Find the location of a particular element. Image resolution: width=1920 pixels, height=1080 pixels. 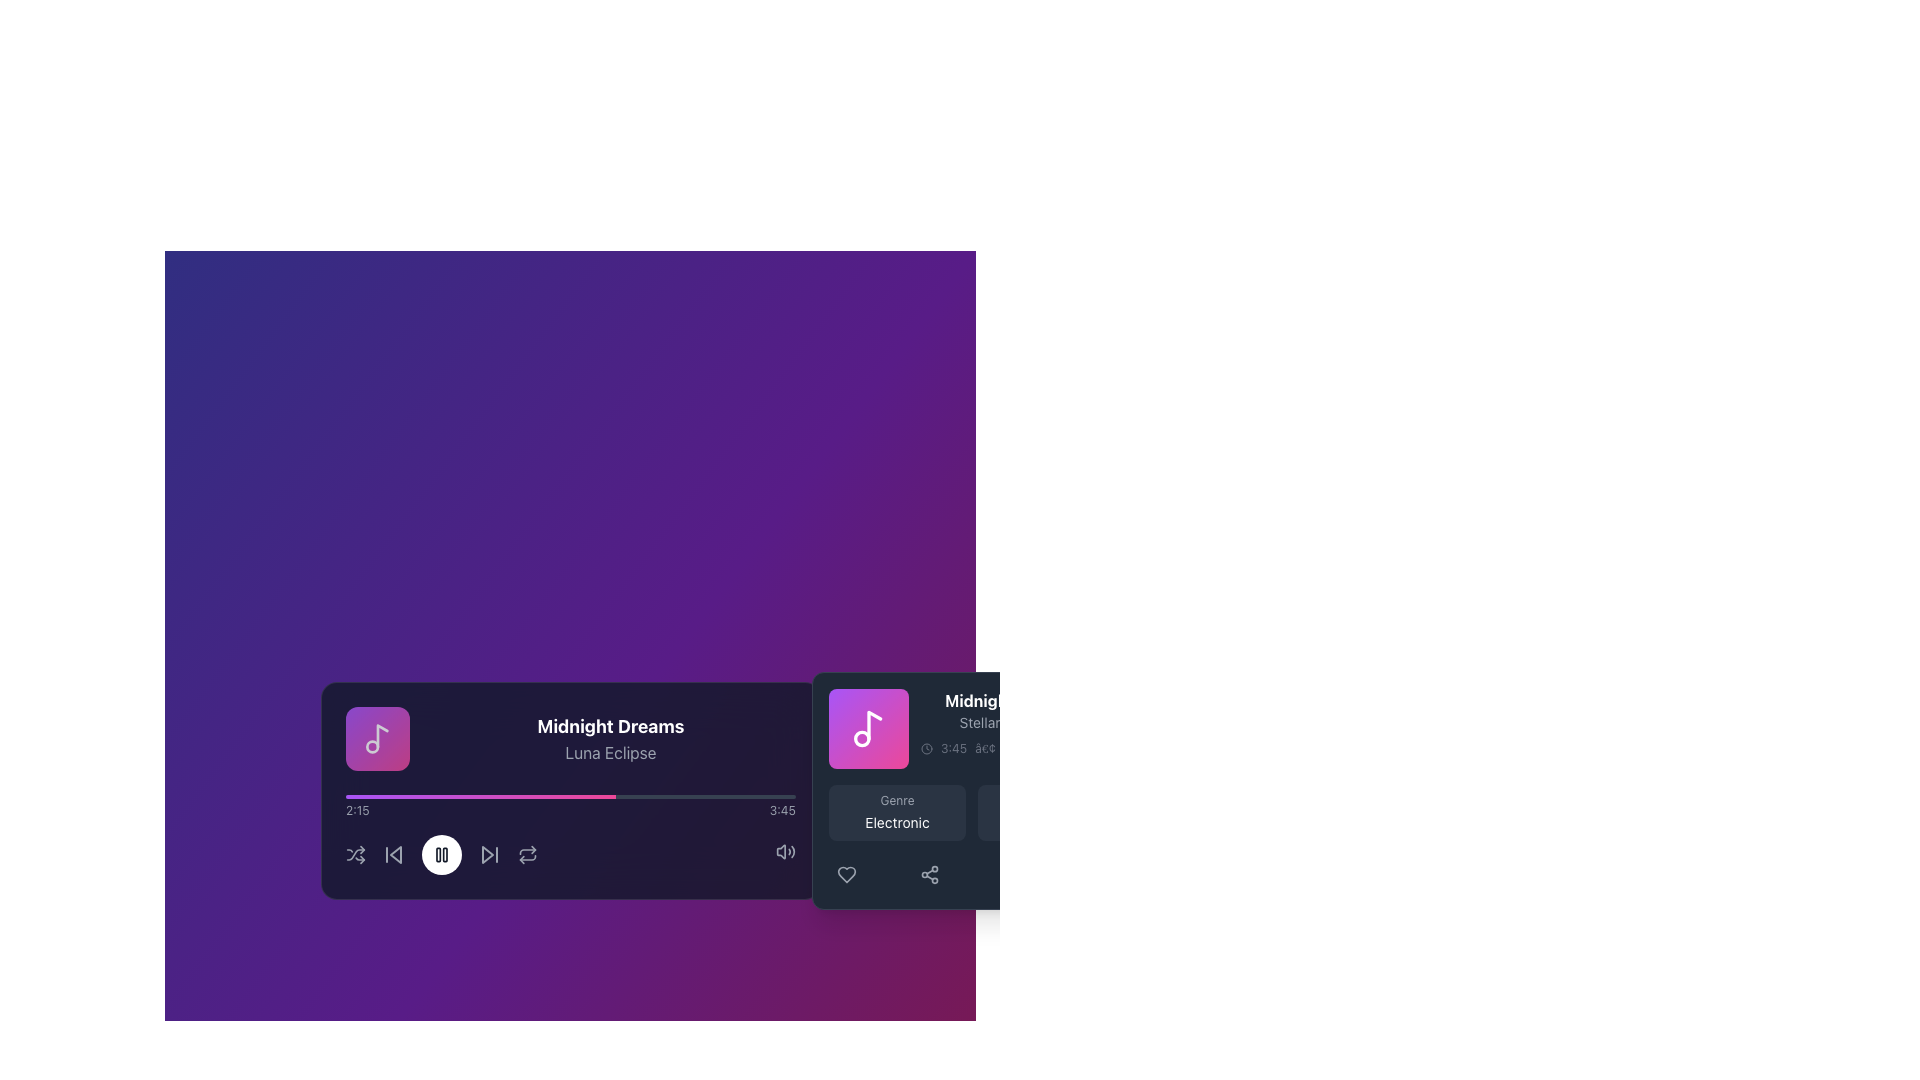

the volume control icon button located on the right side of the player interface, near the bottom-right corner of the main playback area is located at coordinates (784, 852).